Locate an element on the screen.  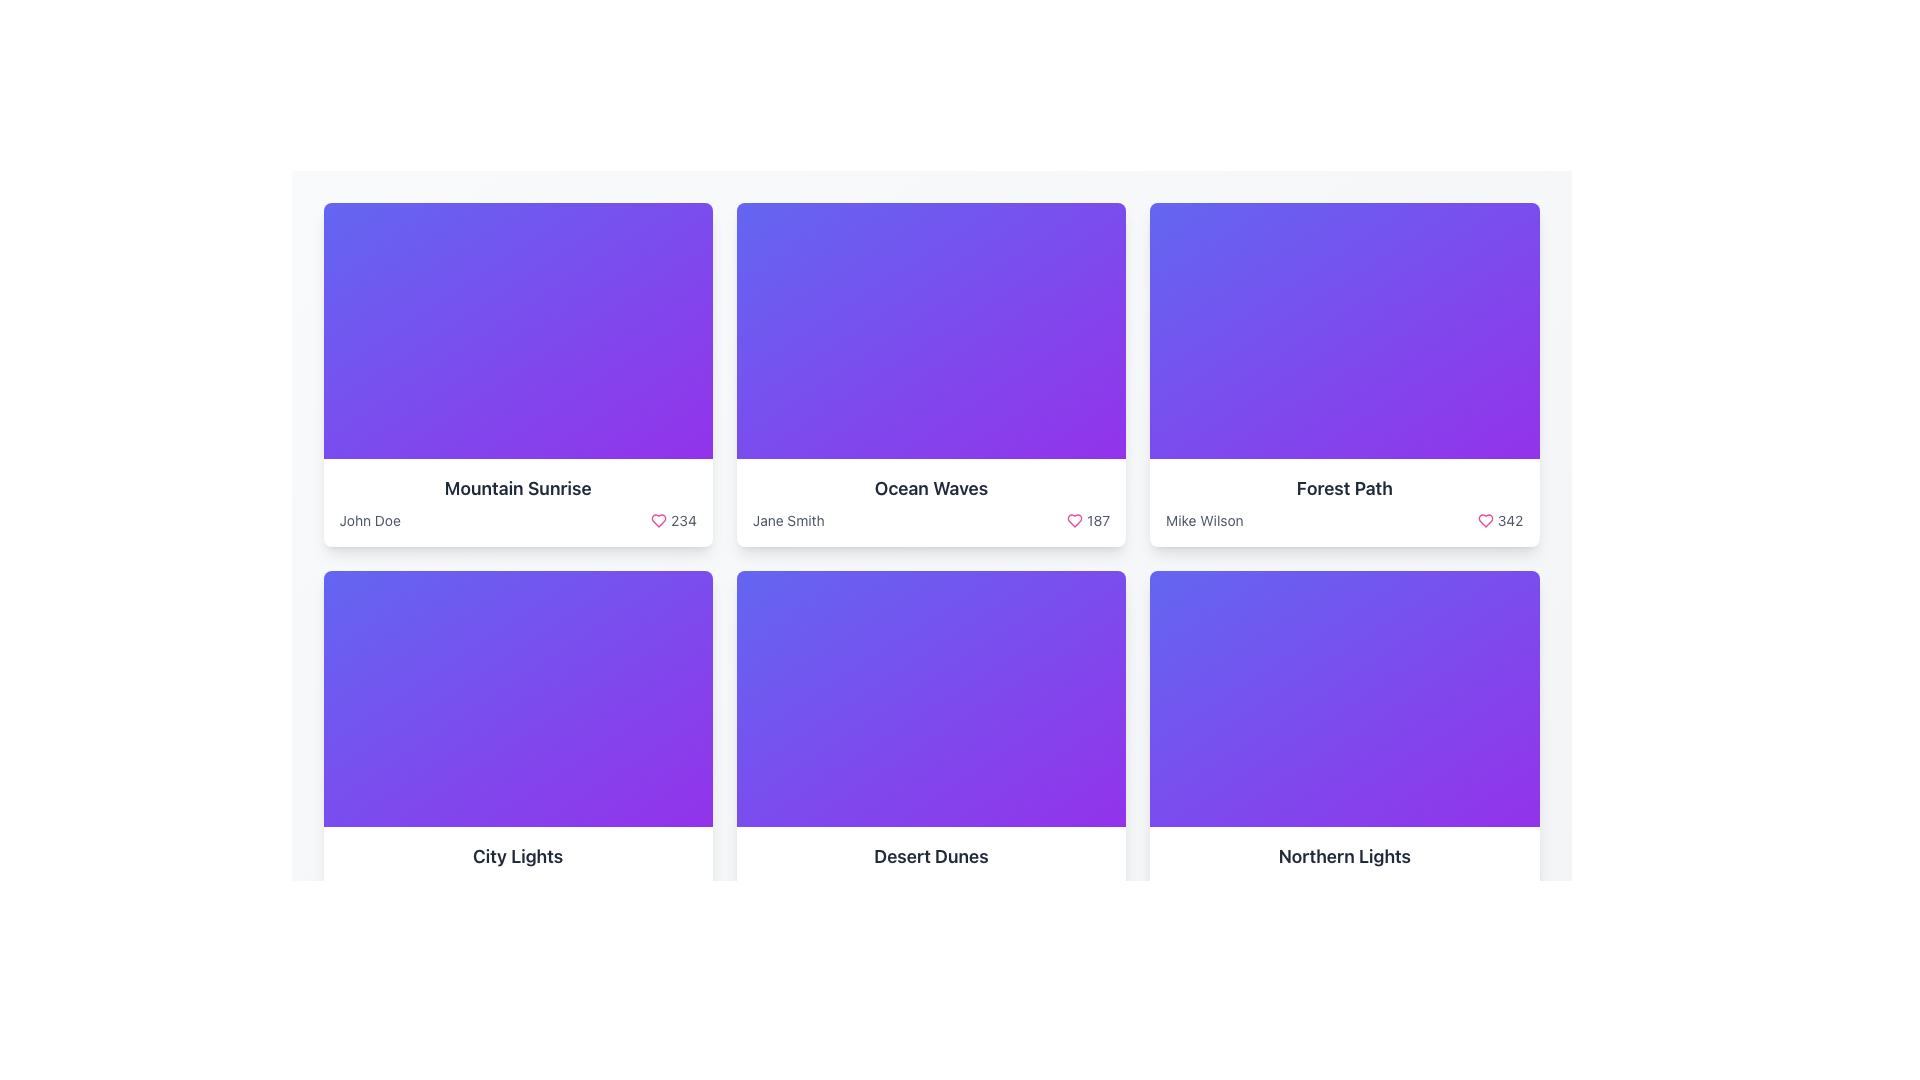
numeric label '187' displayed in small gray text, located to the right of the pink heart icon, which signifies the like count on the card titled 'Ocean Waves' is located at coordinates (1087, 519).